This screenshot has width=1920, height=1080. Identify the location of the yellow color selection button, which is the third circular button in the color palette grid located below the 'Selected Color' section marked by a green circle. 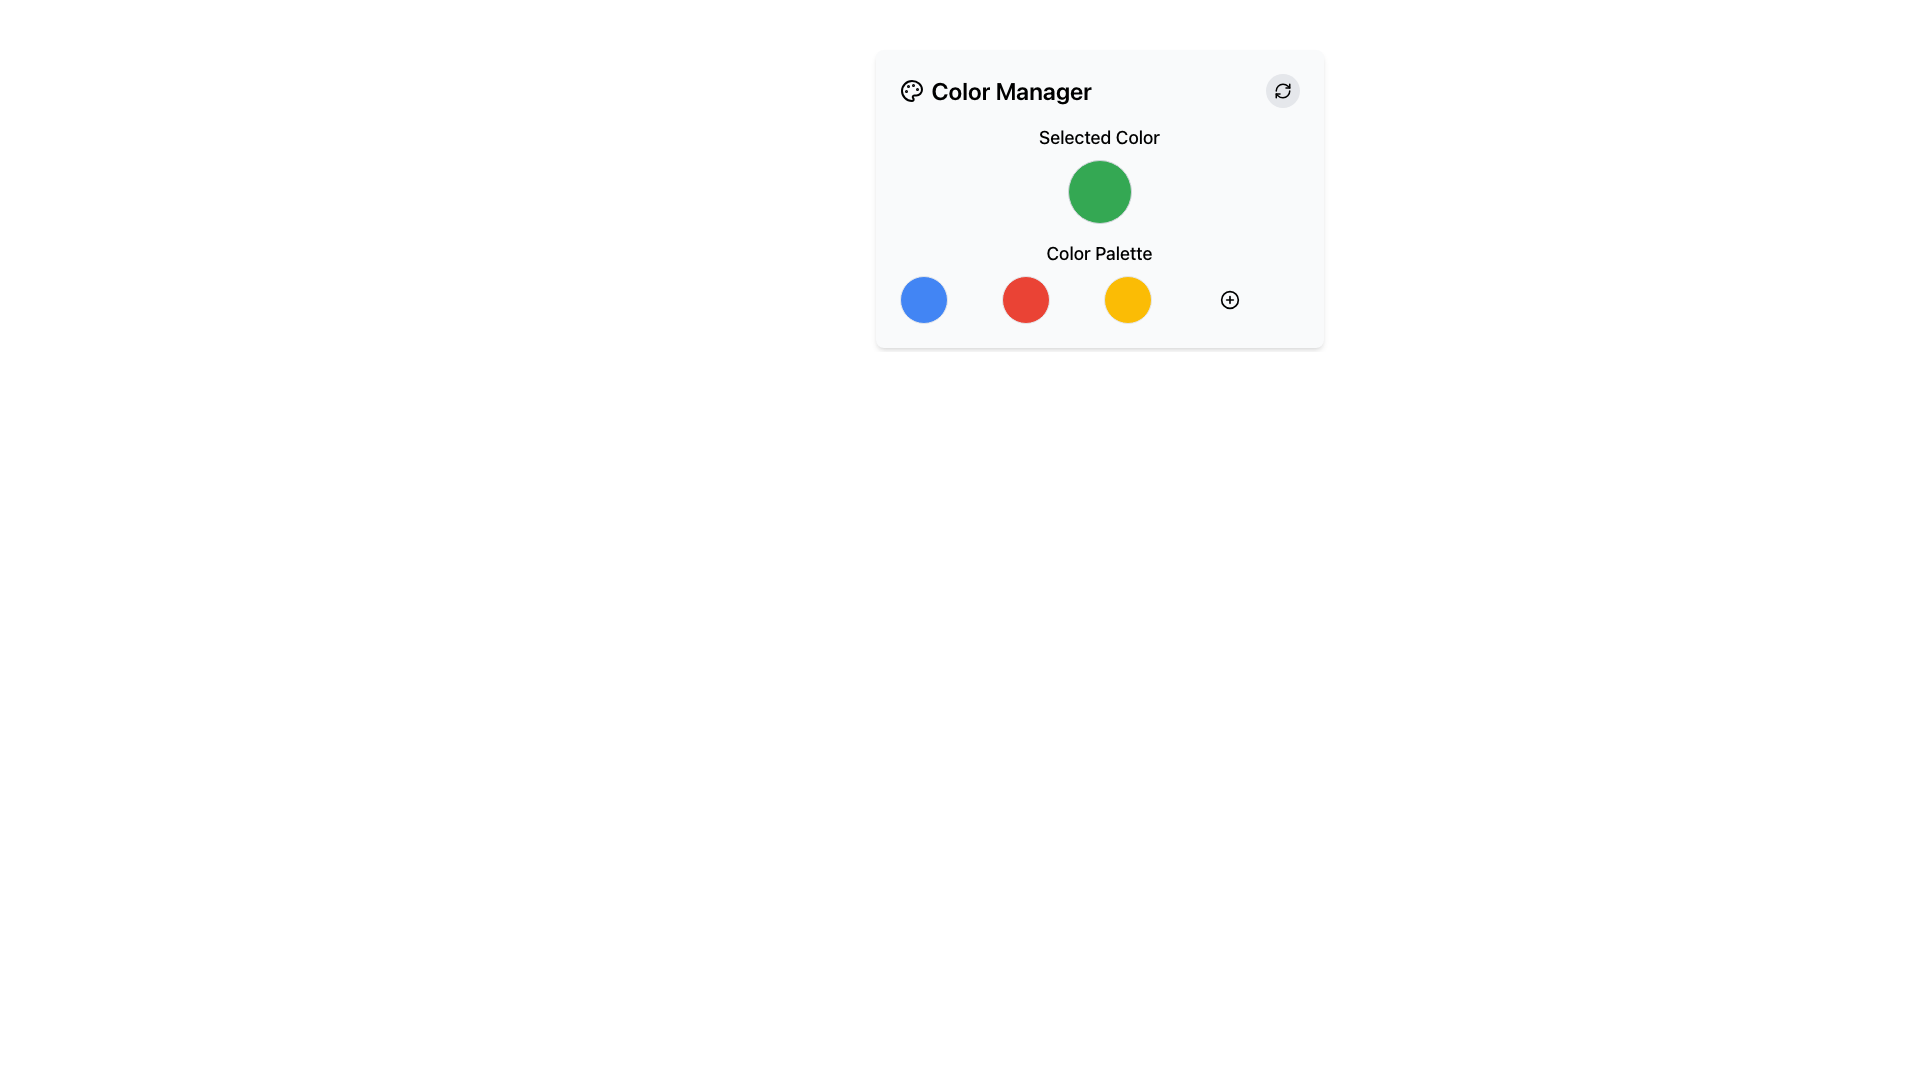
(1127, 300).